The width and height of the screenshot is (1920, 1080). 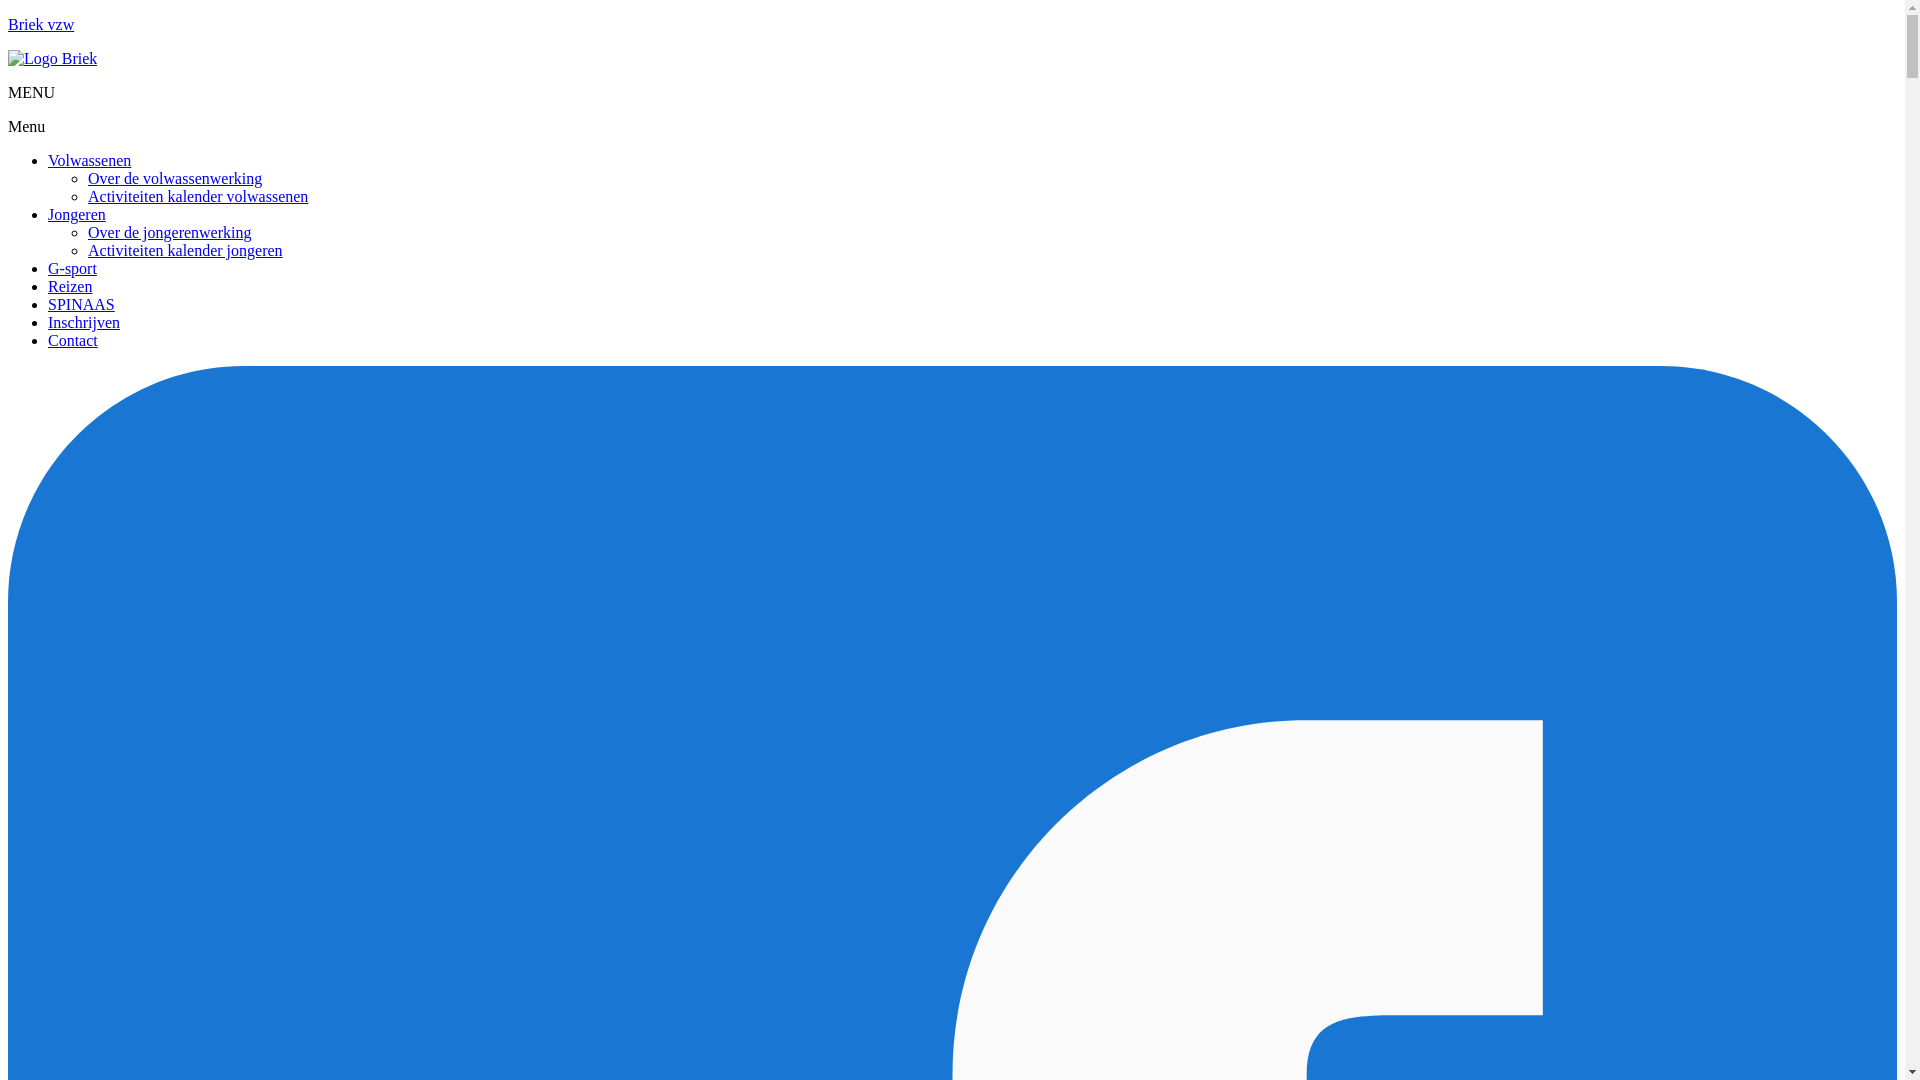 I want to click on 'Over de volwassenwerking', so click(x=174, y=177).